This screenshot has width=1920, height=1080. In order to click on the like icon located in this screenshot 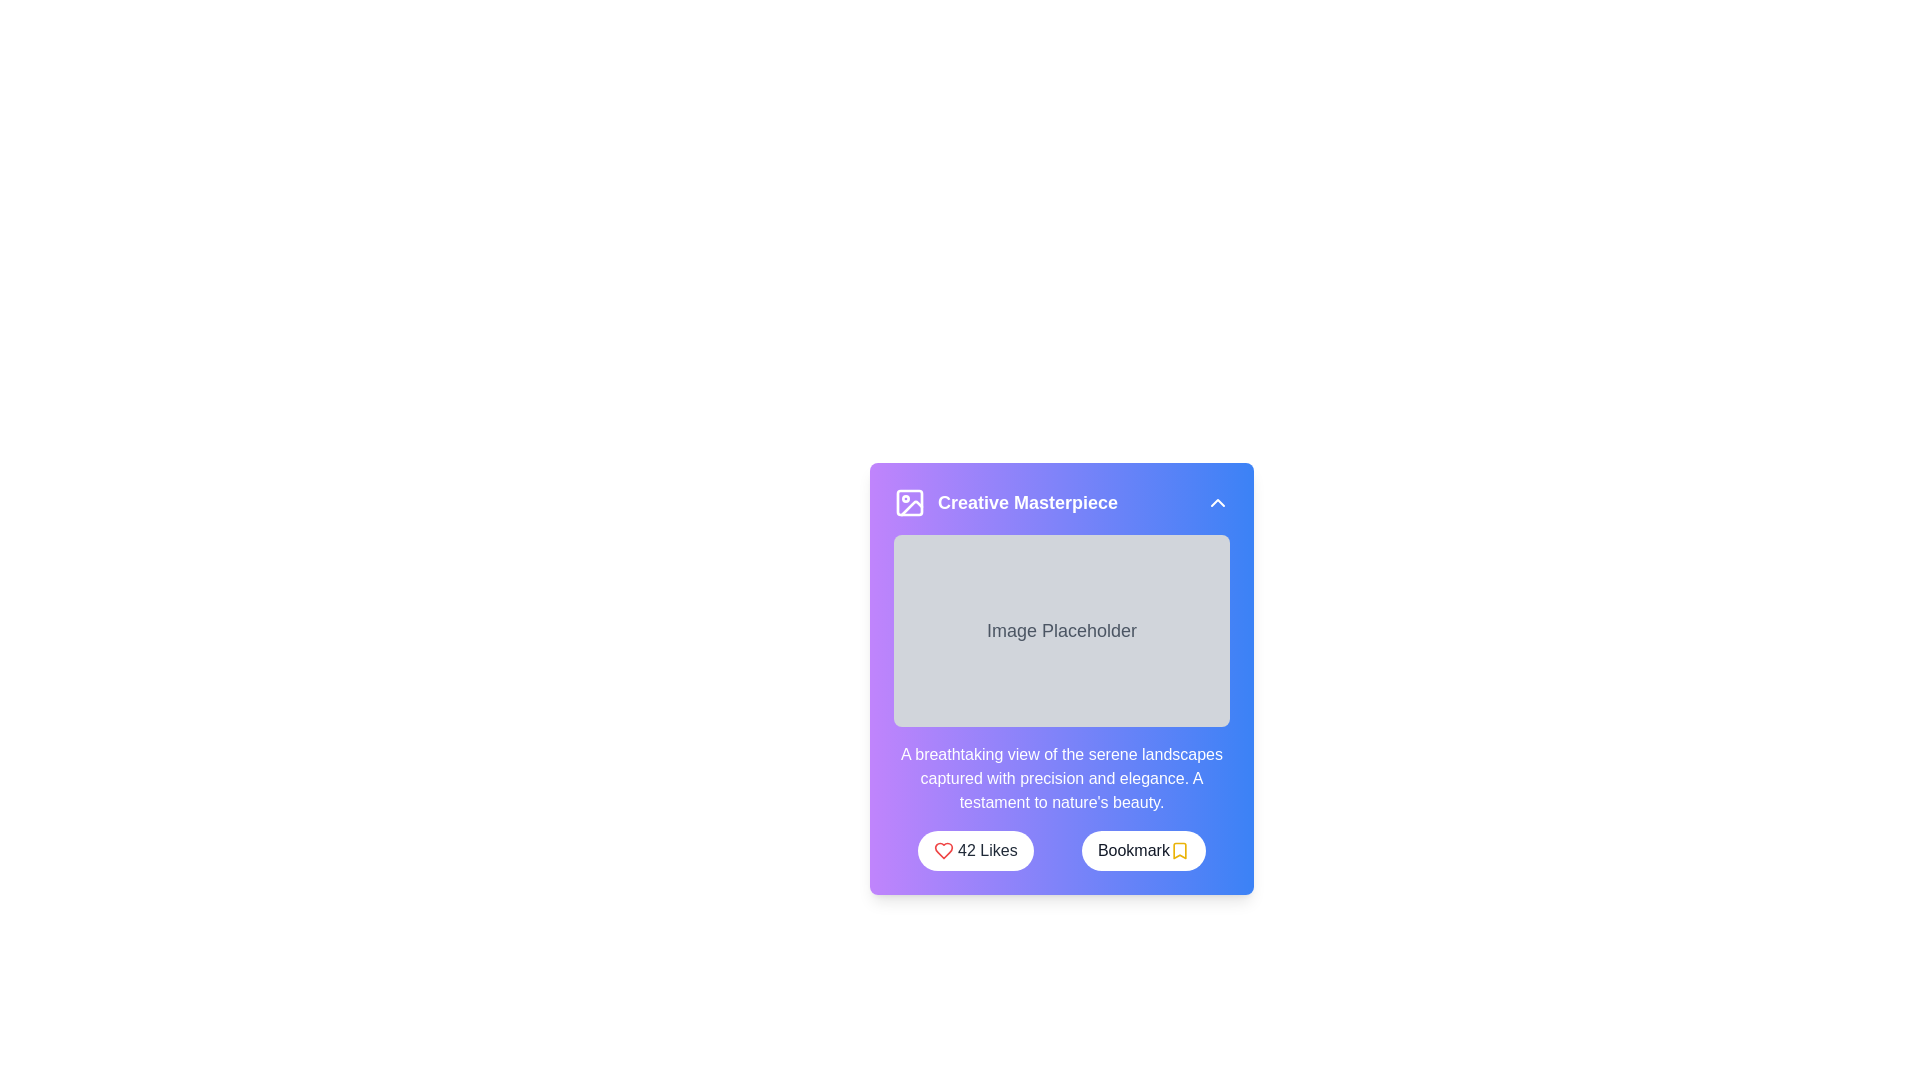, I will do `click(943, 851)`.